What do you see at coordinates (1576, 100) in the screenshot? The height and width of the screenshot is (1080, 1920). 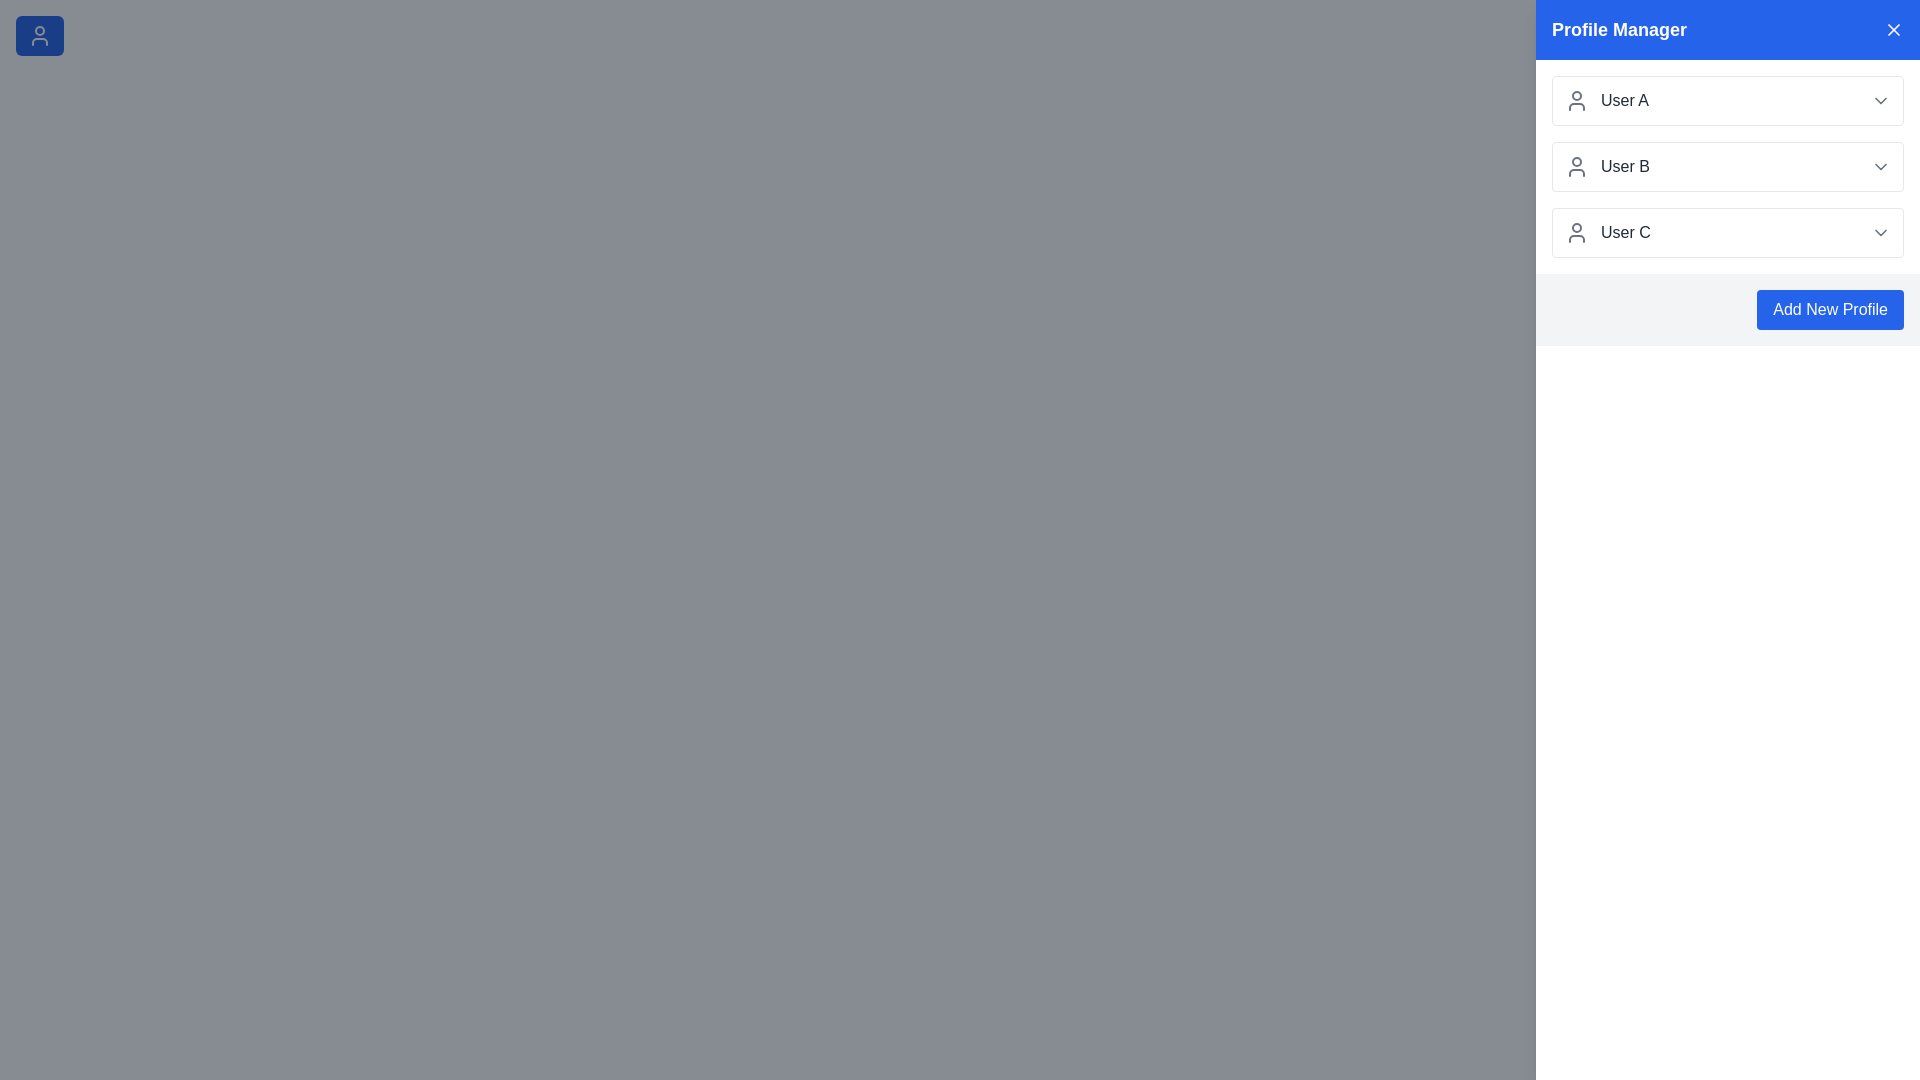 I see `the user icon located to the left of the 'User A' label in the Profile Manager list, which serves as an identifier for that list item` at bounding box center [1576, 100].